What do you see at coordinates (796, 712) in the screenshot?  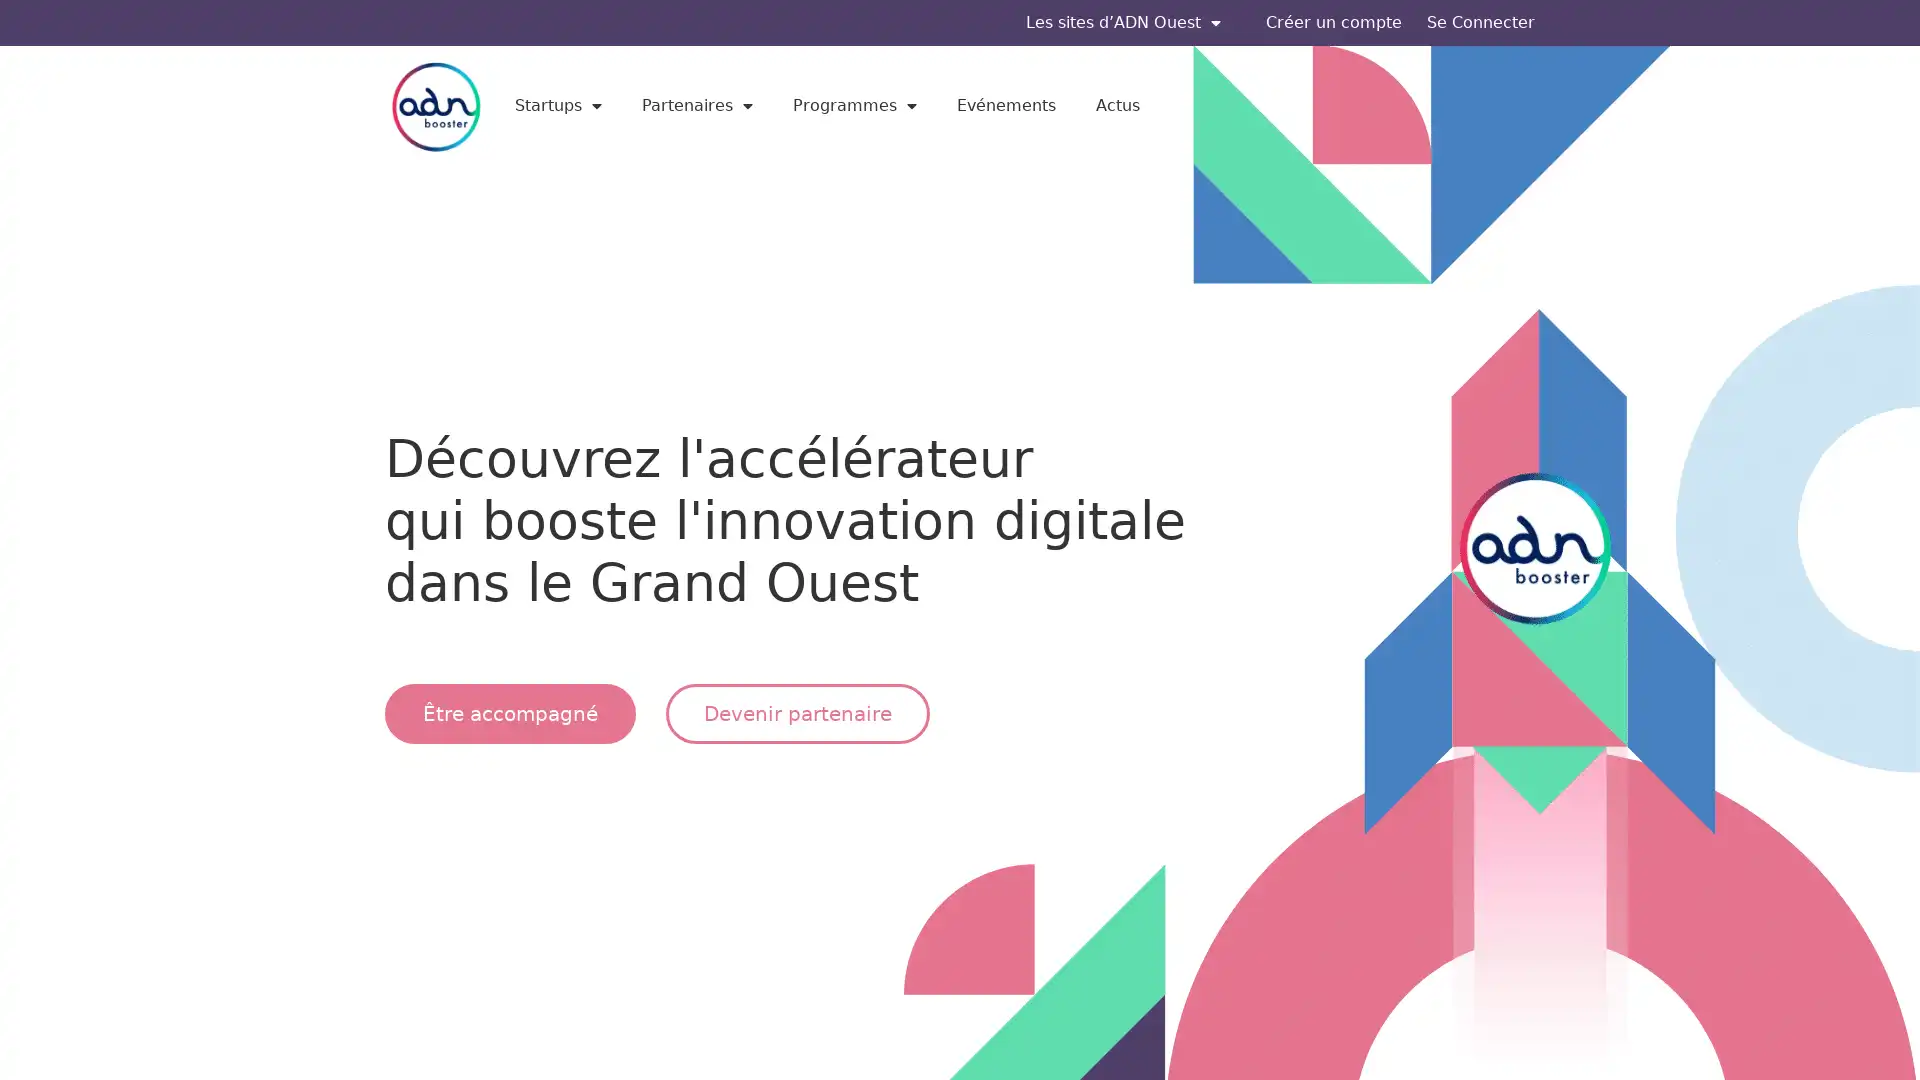 I see `Devenir partenaire` at bounding box center [796, 712].